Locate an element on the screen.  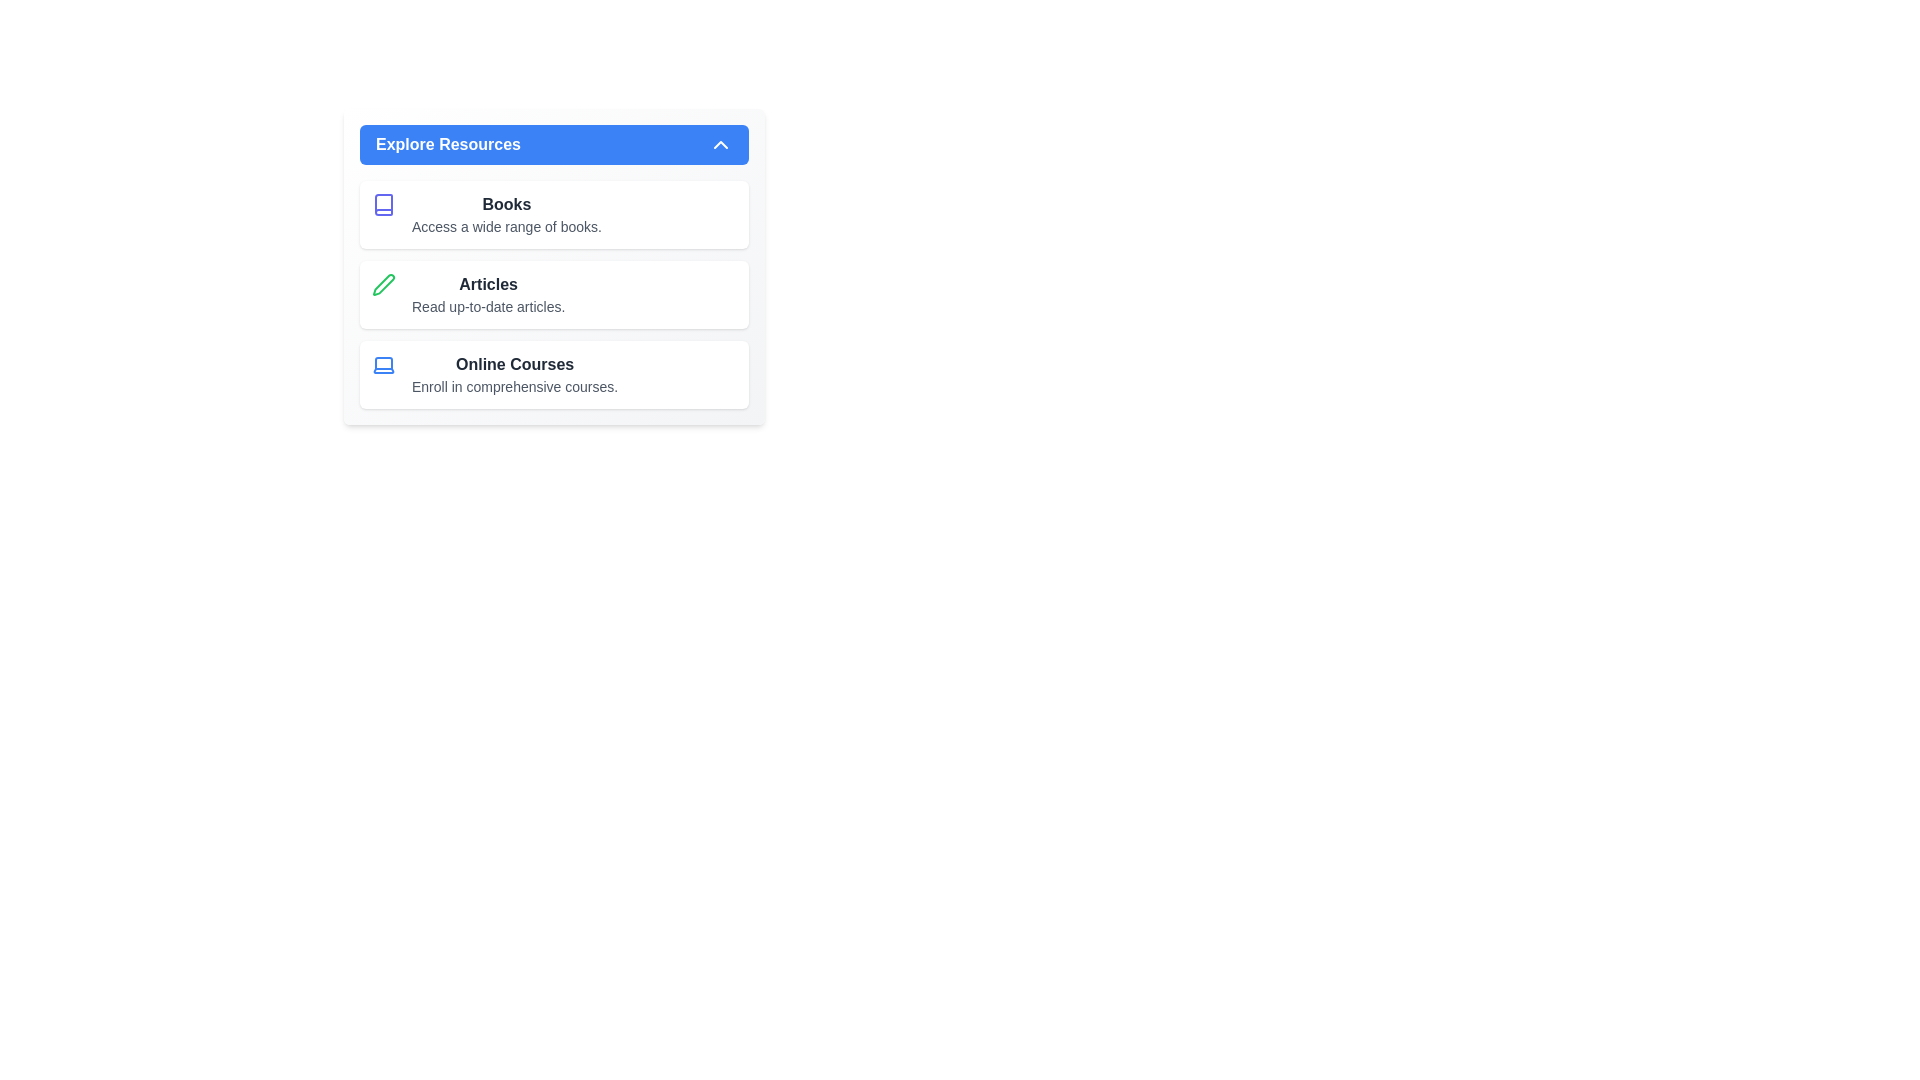
text label displaying 'Online Courses' in bold font and dark gray color, which serves as the title of the card within the 'Explore Resources' section is located at coordinates (515, 365).